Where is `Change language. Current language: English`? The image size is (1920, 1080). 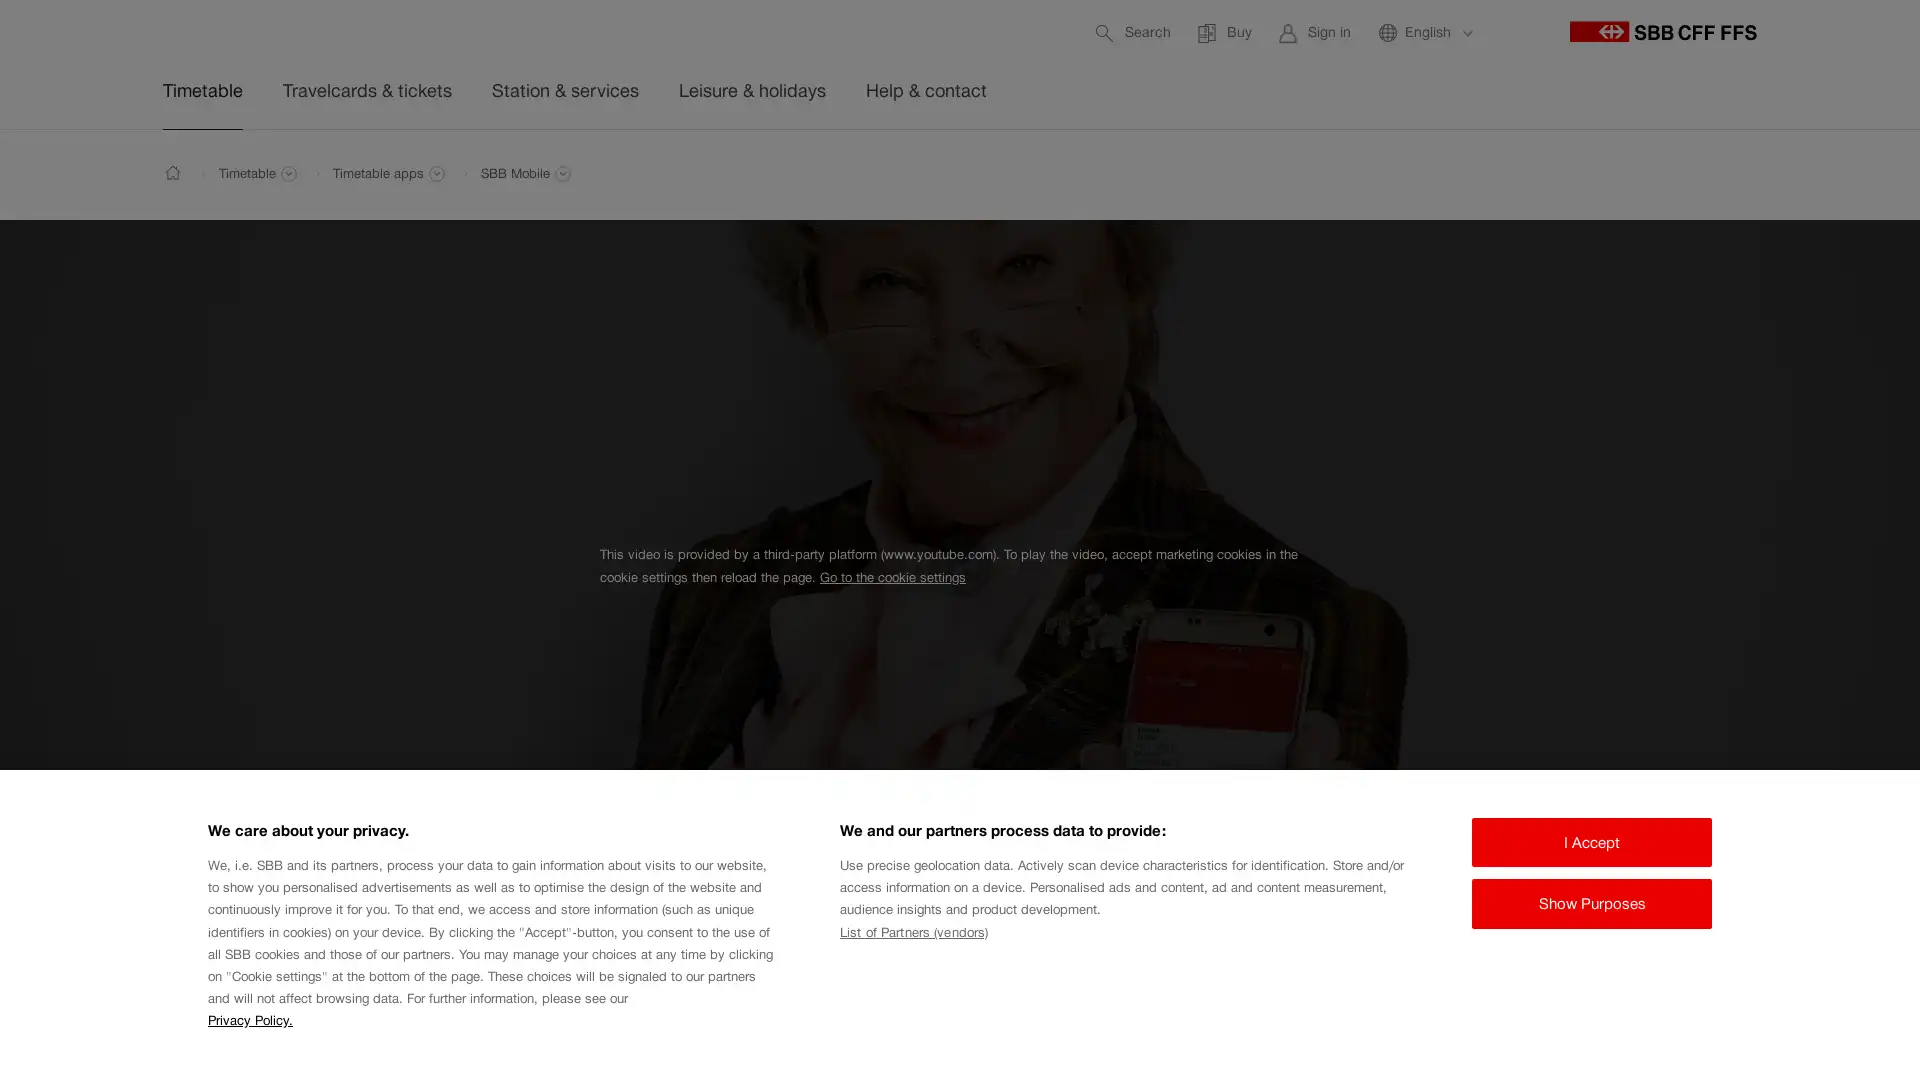
Change language. Current language: English is located at coordinates (1424, 32).